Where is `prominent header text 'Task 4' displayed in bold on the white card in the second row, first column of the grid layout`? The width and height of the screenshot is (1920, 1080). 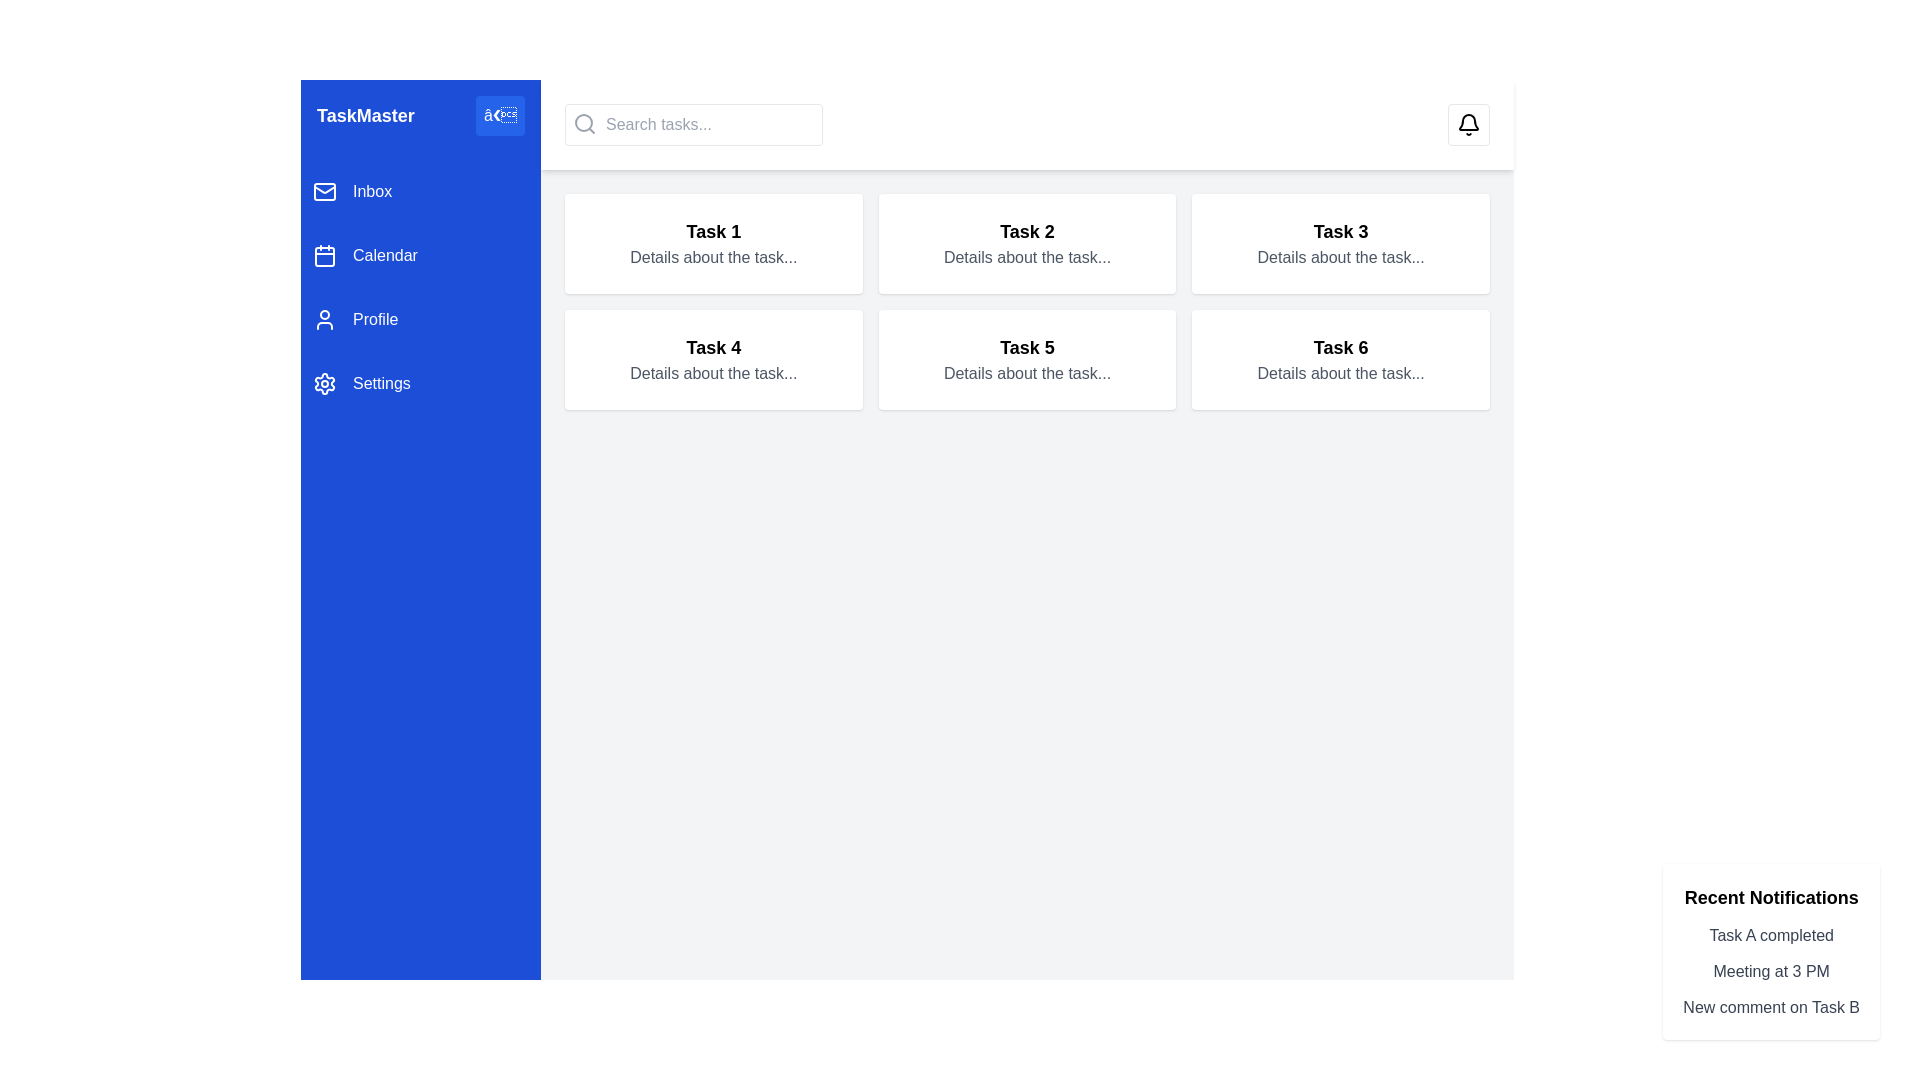
prominent header text 'Task 4' displayed in bold on the white card in the second row, first column of the grid layout is located at coordinates (713, 346).